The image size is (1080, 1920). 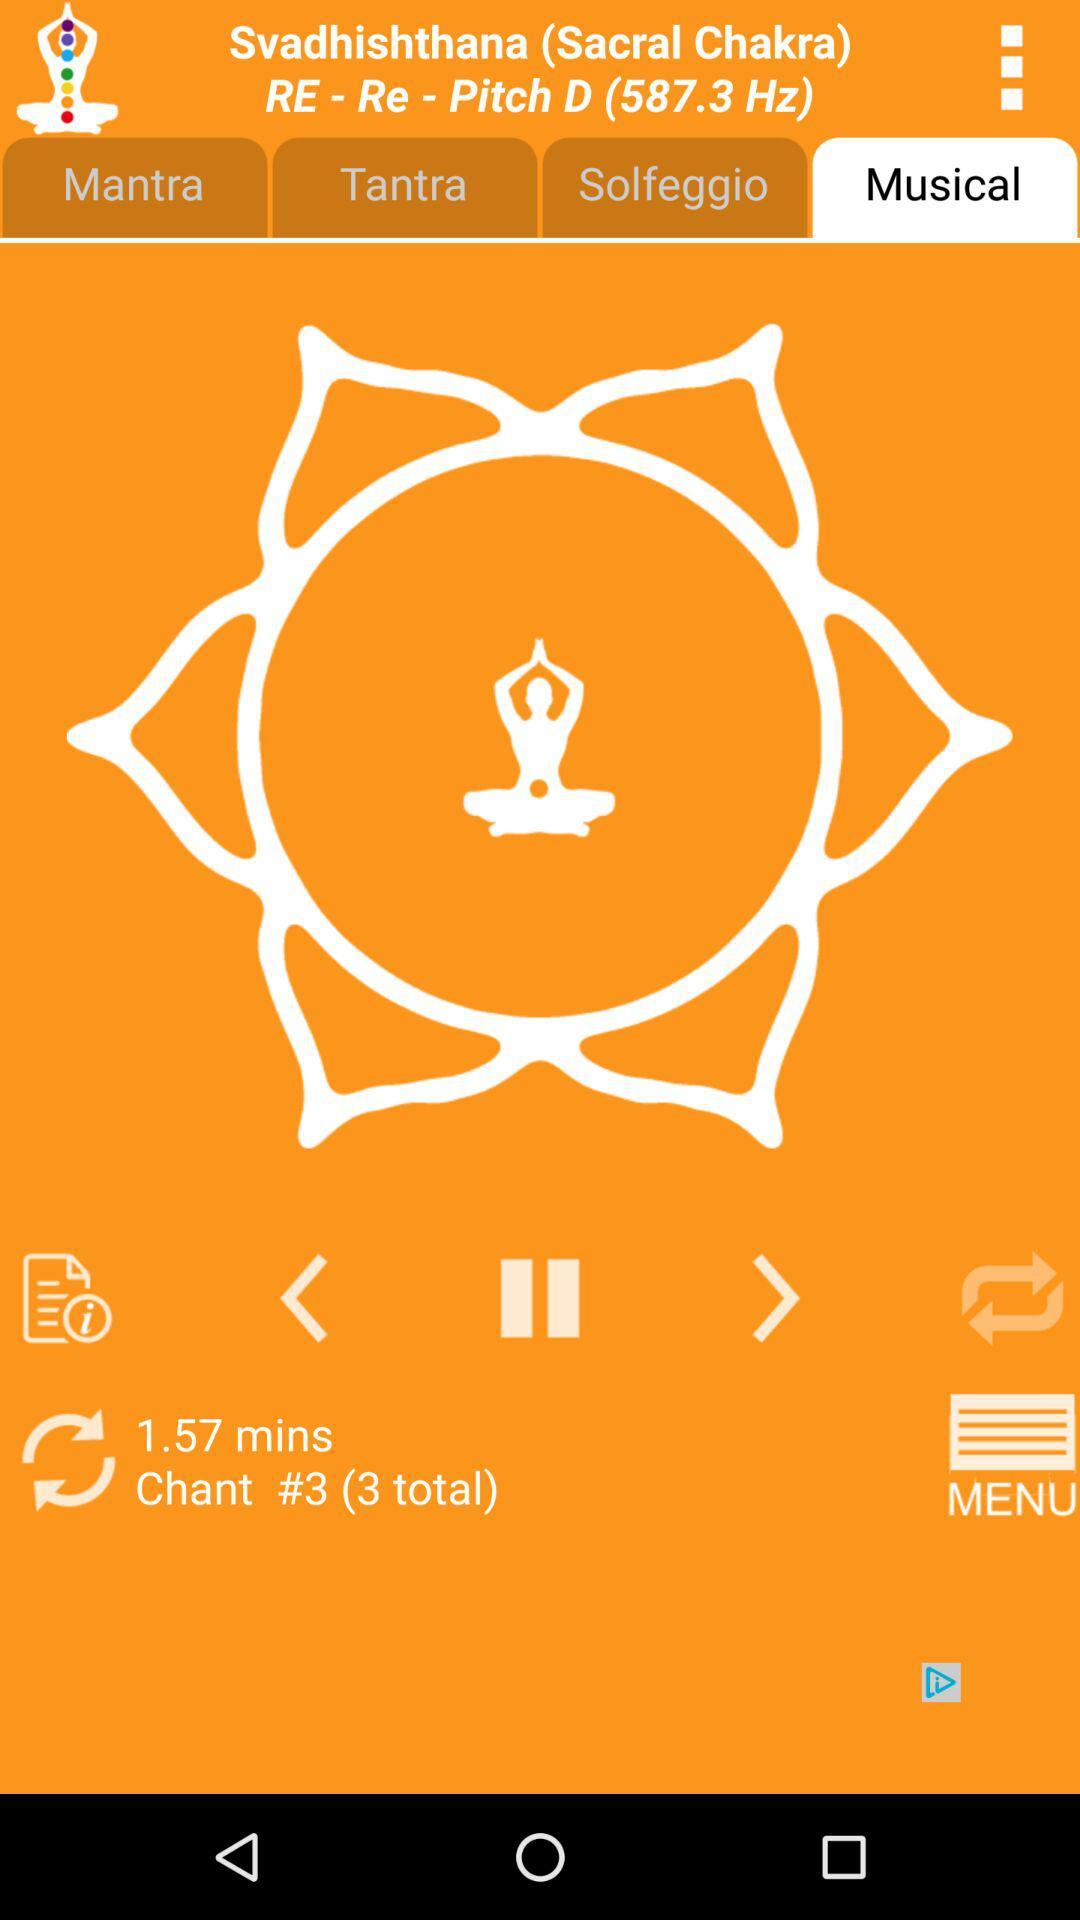 I want to click on the refresh icon, so click(x=66, y=1561).